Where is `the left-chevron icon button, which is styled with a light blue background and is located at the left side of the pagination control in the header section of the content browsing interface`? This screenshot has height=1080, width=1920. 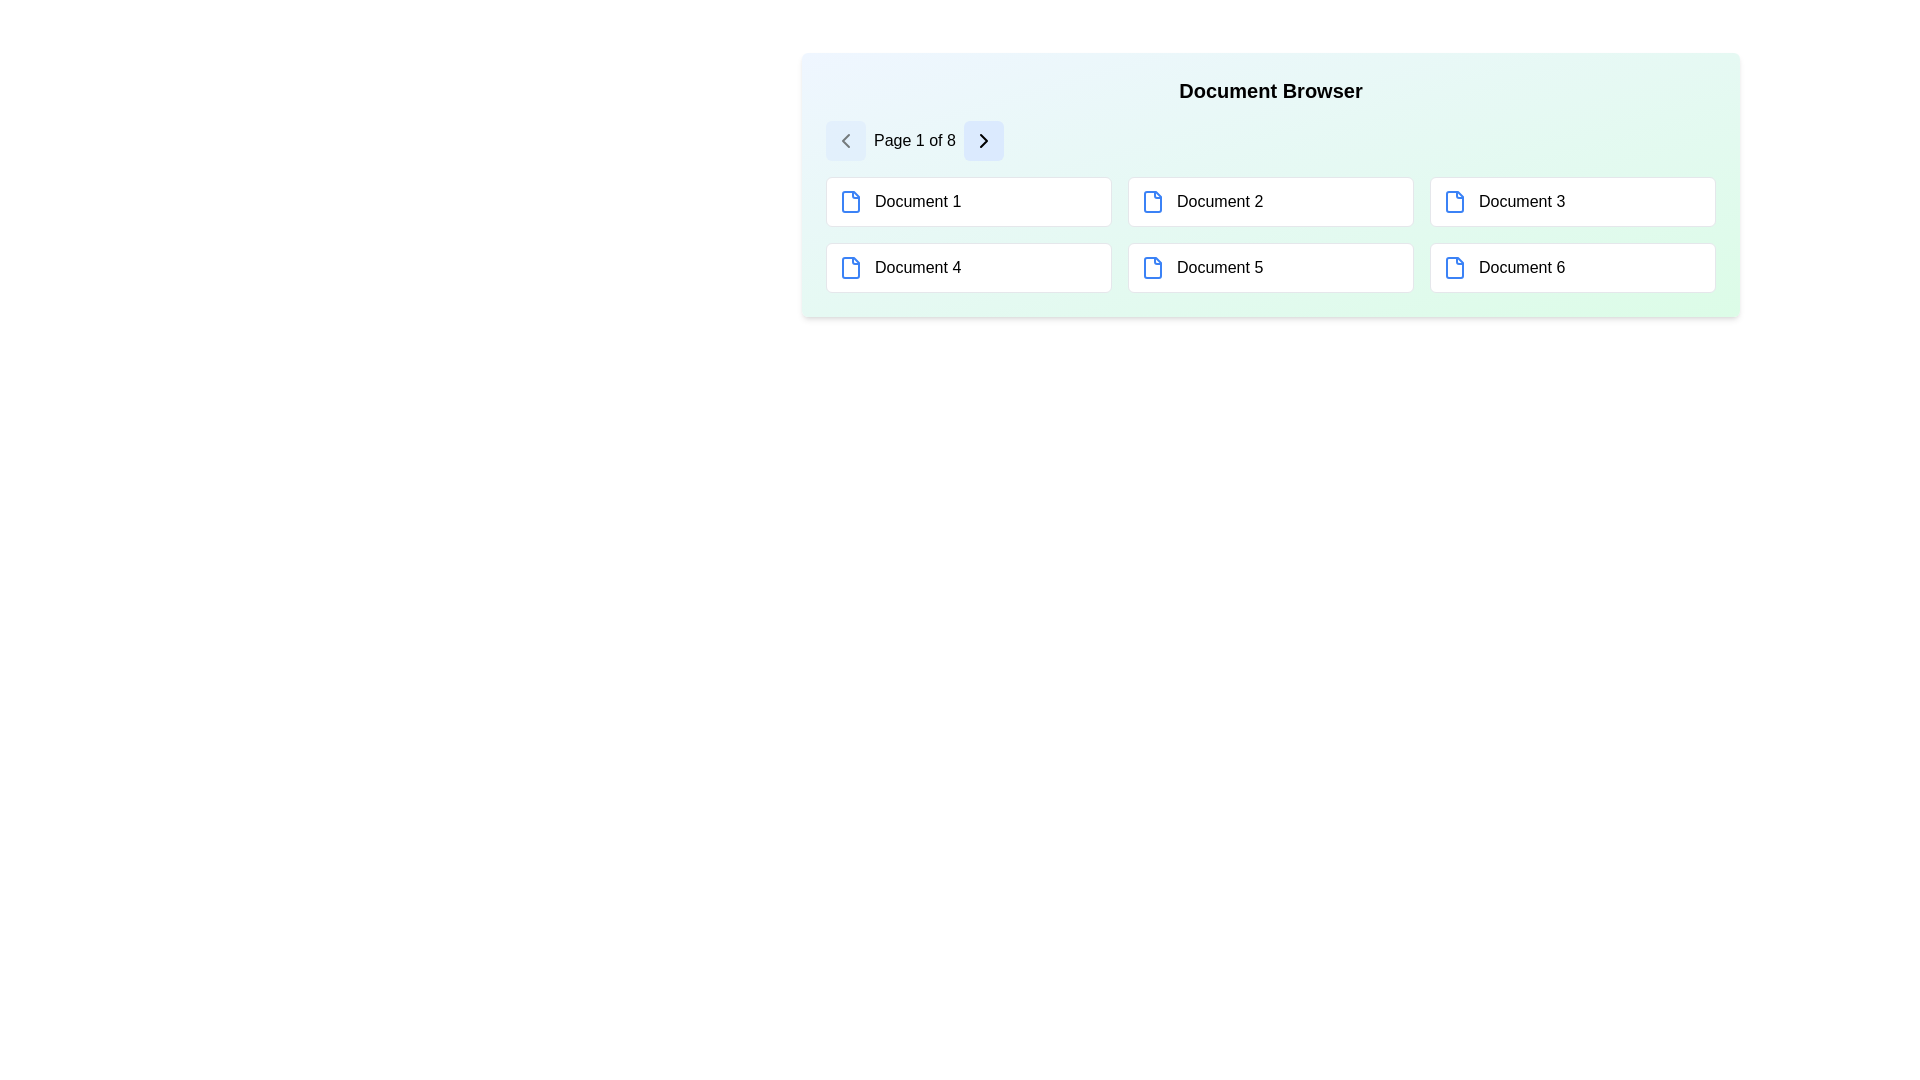 the left-chevron icon button, which is styled with a light blue background and is located at the left side of the pagination control in the header section of the content browsing interface is located at coordinates (845, 140).